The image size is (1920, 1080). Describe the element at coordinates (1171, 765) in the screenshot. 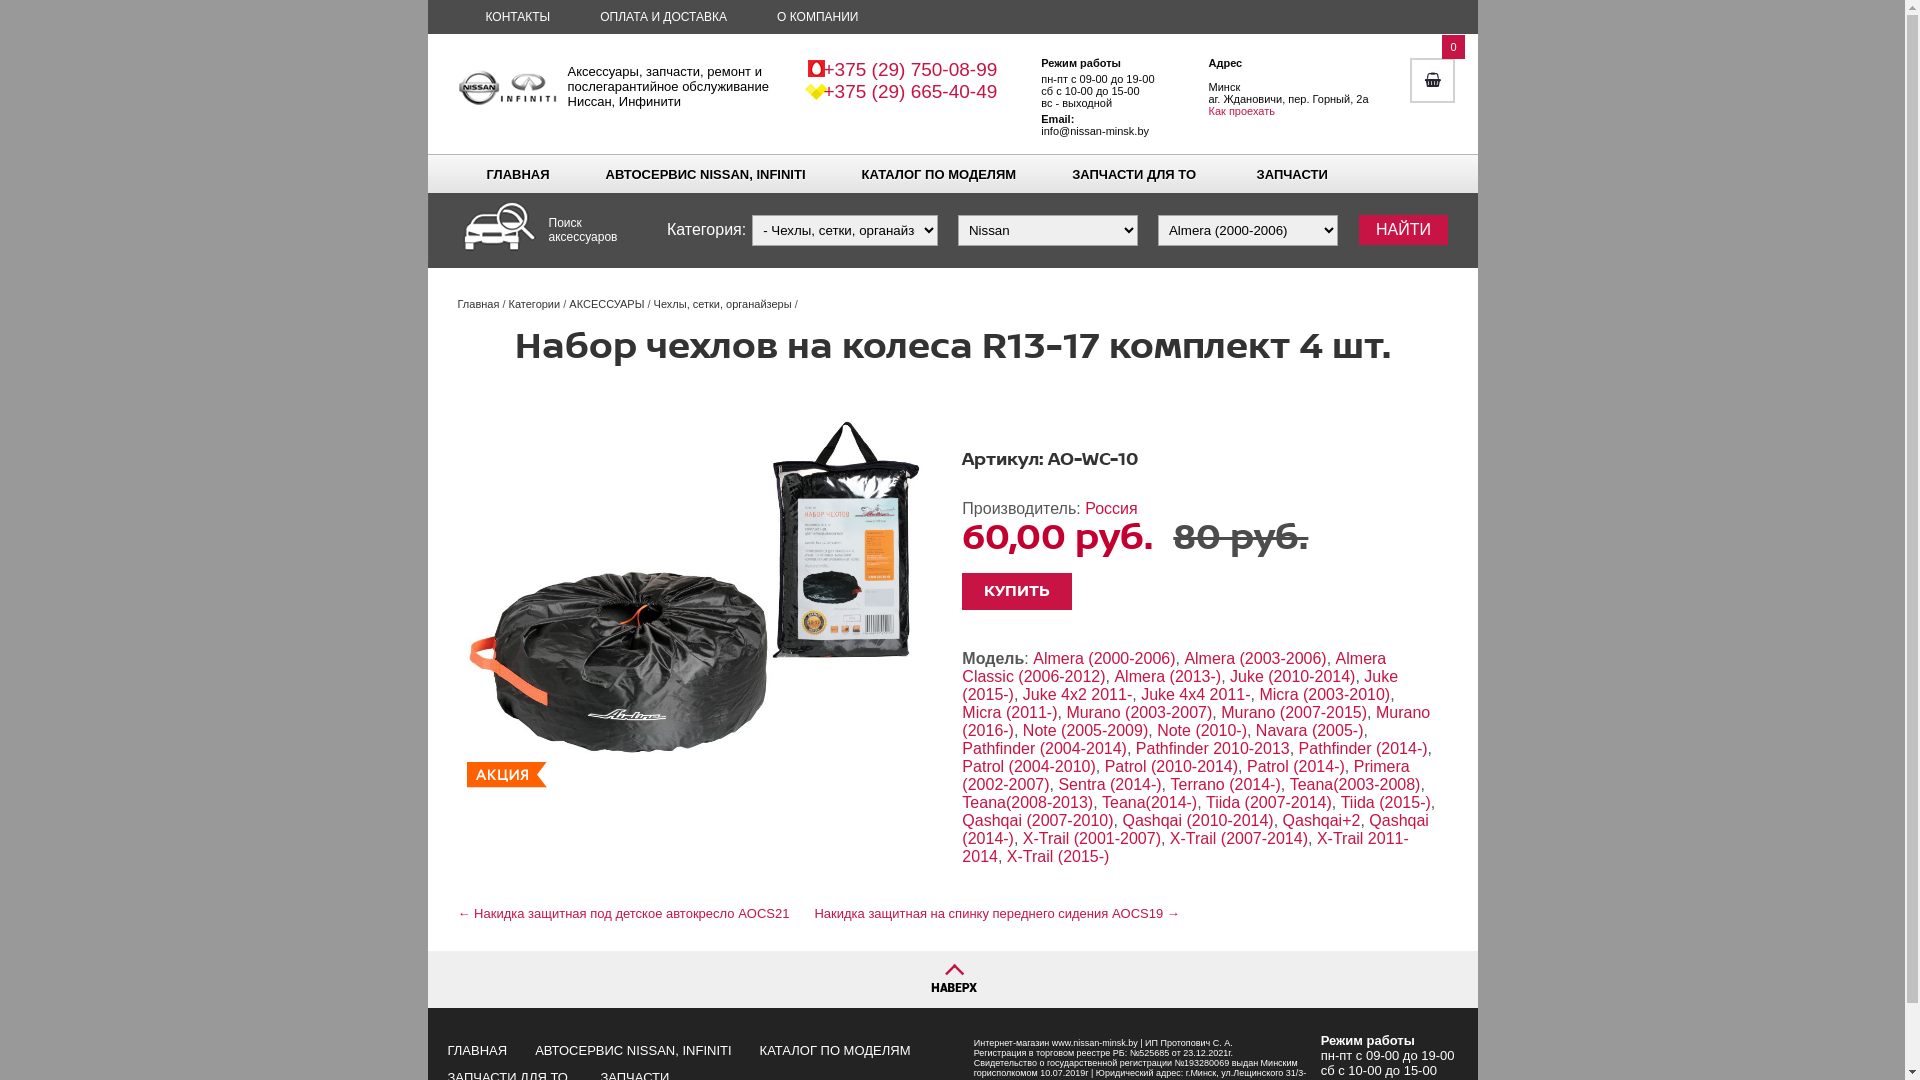

I see `'Patrol (2010-2014)'` at that location.